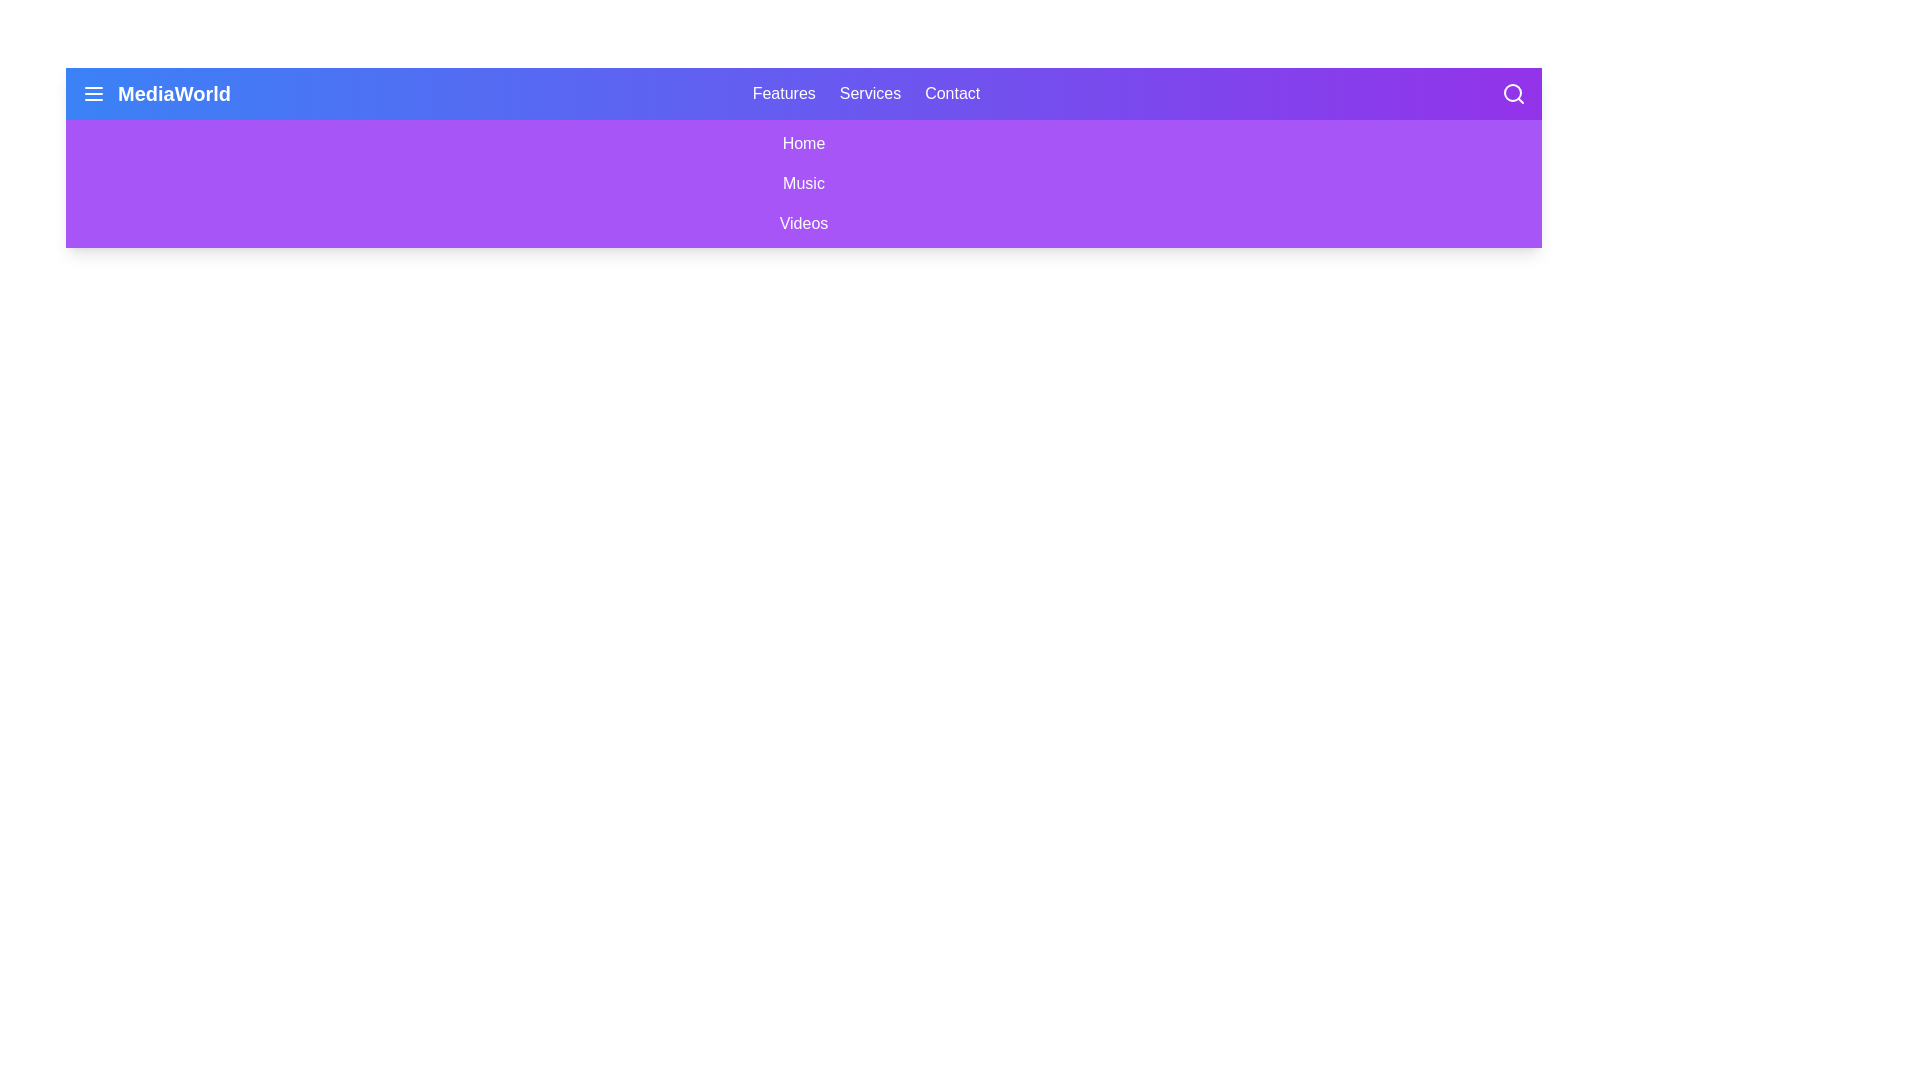  Describe the element at coordinates (783, 93) in the screenshot. I see `the 'Features' text link in the navigation bar` at that location.